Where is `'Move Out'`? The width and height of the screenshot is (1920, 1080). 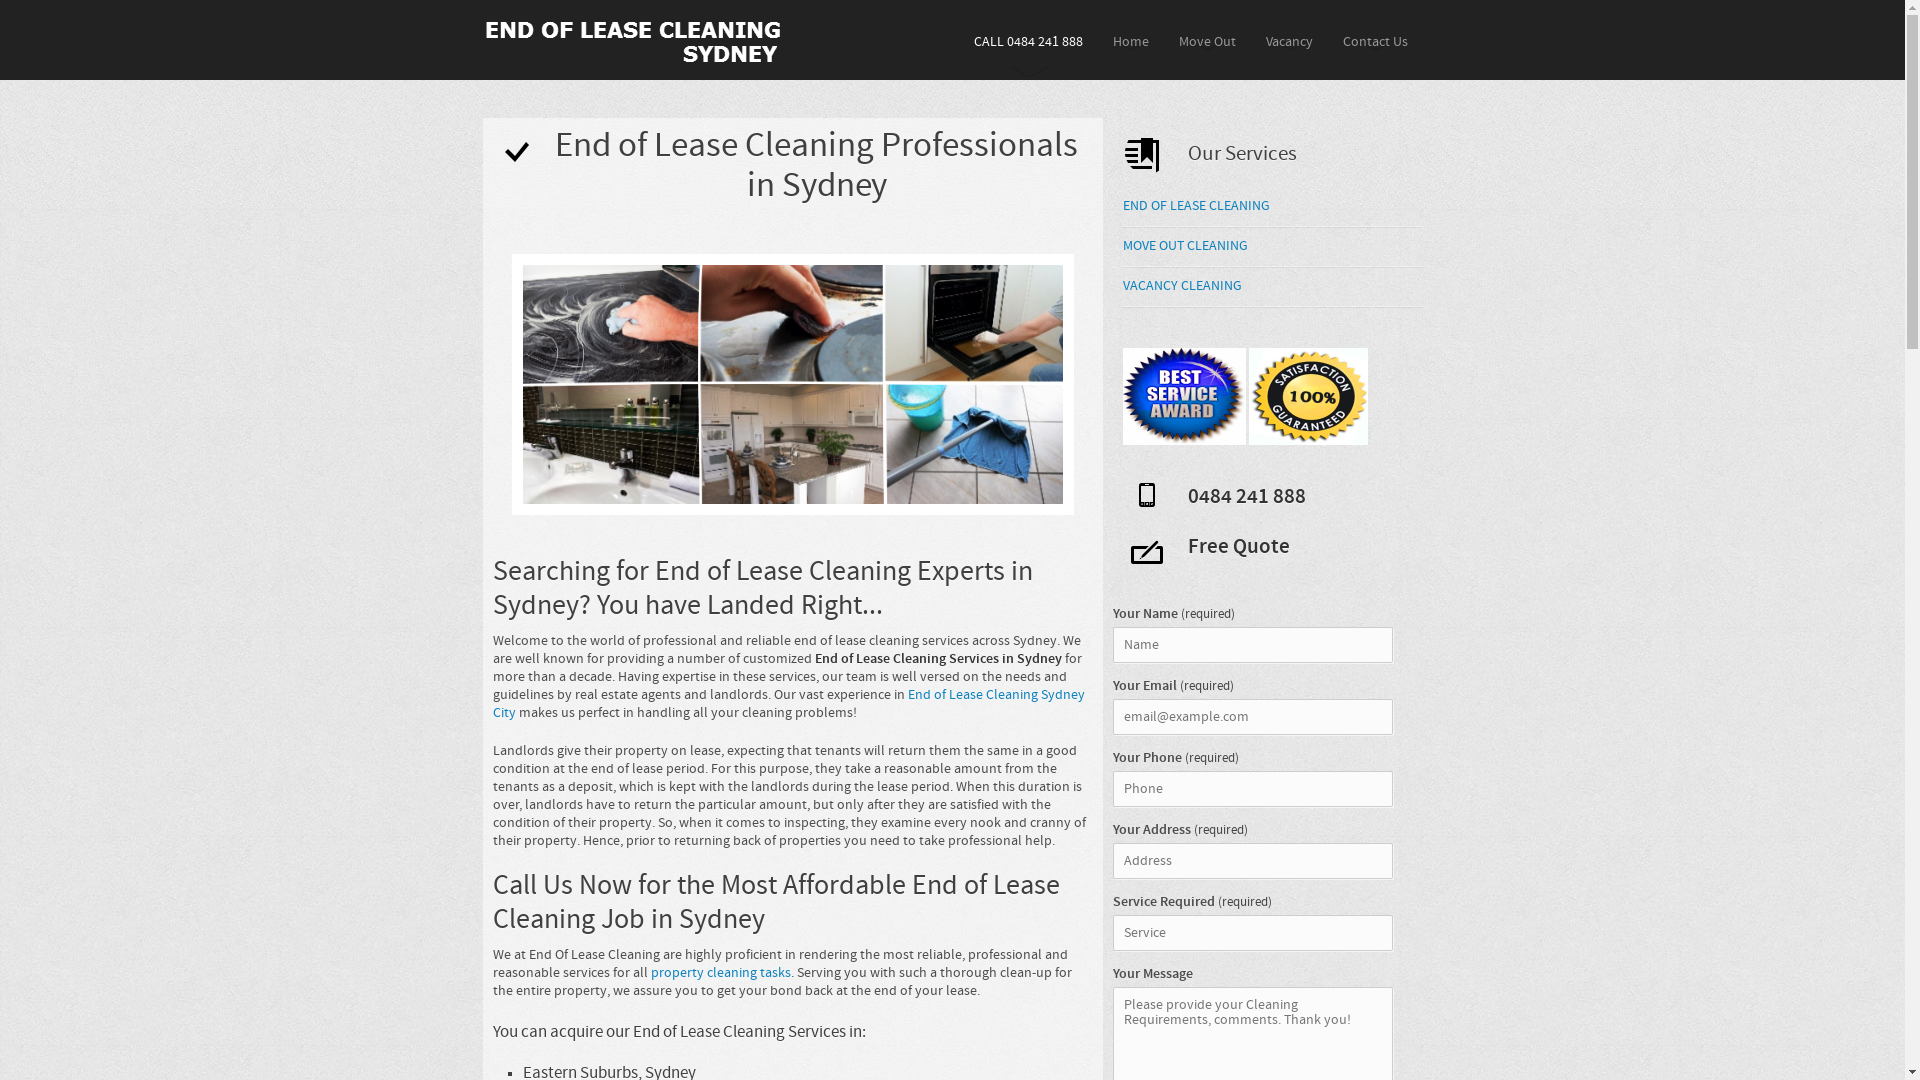 'Move Out' is located at coordinates (1206, 38).